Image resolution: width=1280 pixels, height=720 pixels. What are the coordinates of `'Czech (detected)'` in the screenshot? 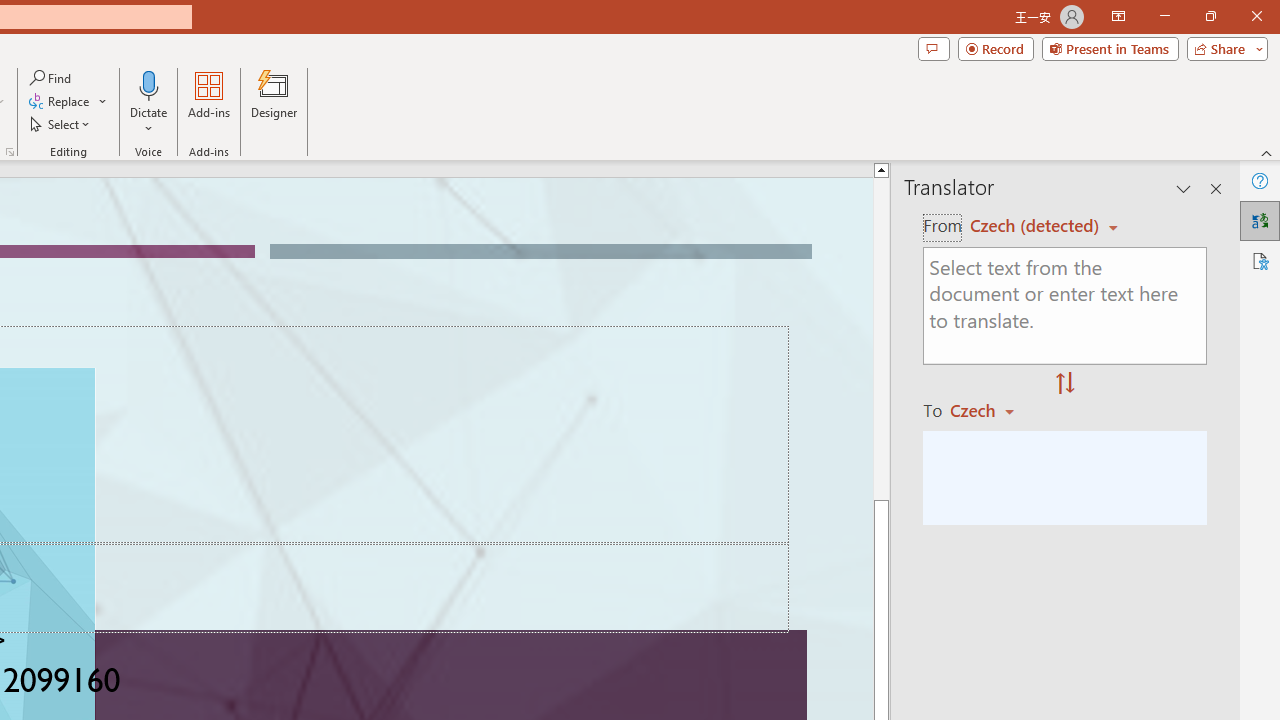 It's located at (1037, 225).